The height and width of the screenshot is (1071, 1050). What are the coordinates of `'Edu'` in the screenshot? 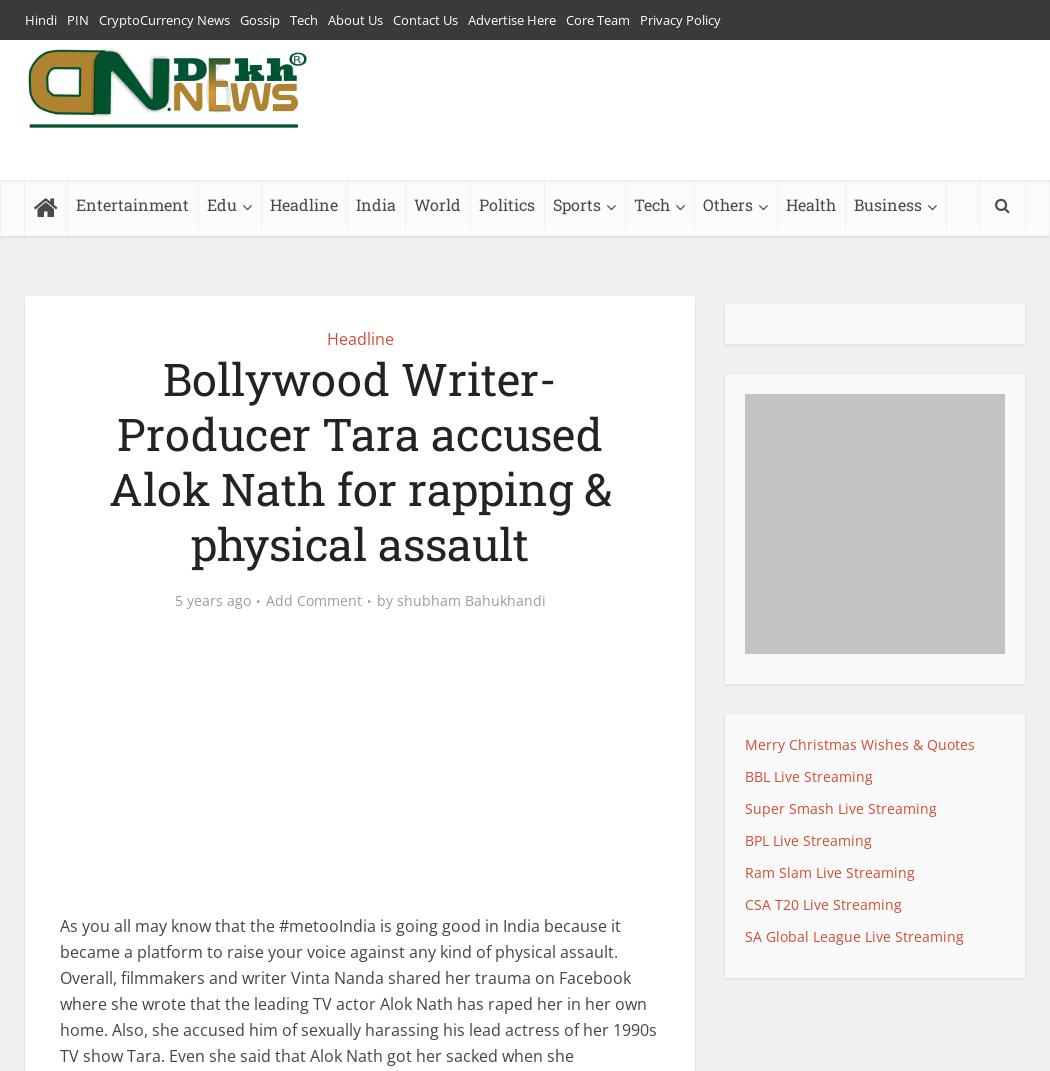 It's located at (220, 203).